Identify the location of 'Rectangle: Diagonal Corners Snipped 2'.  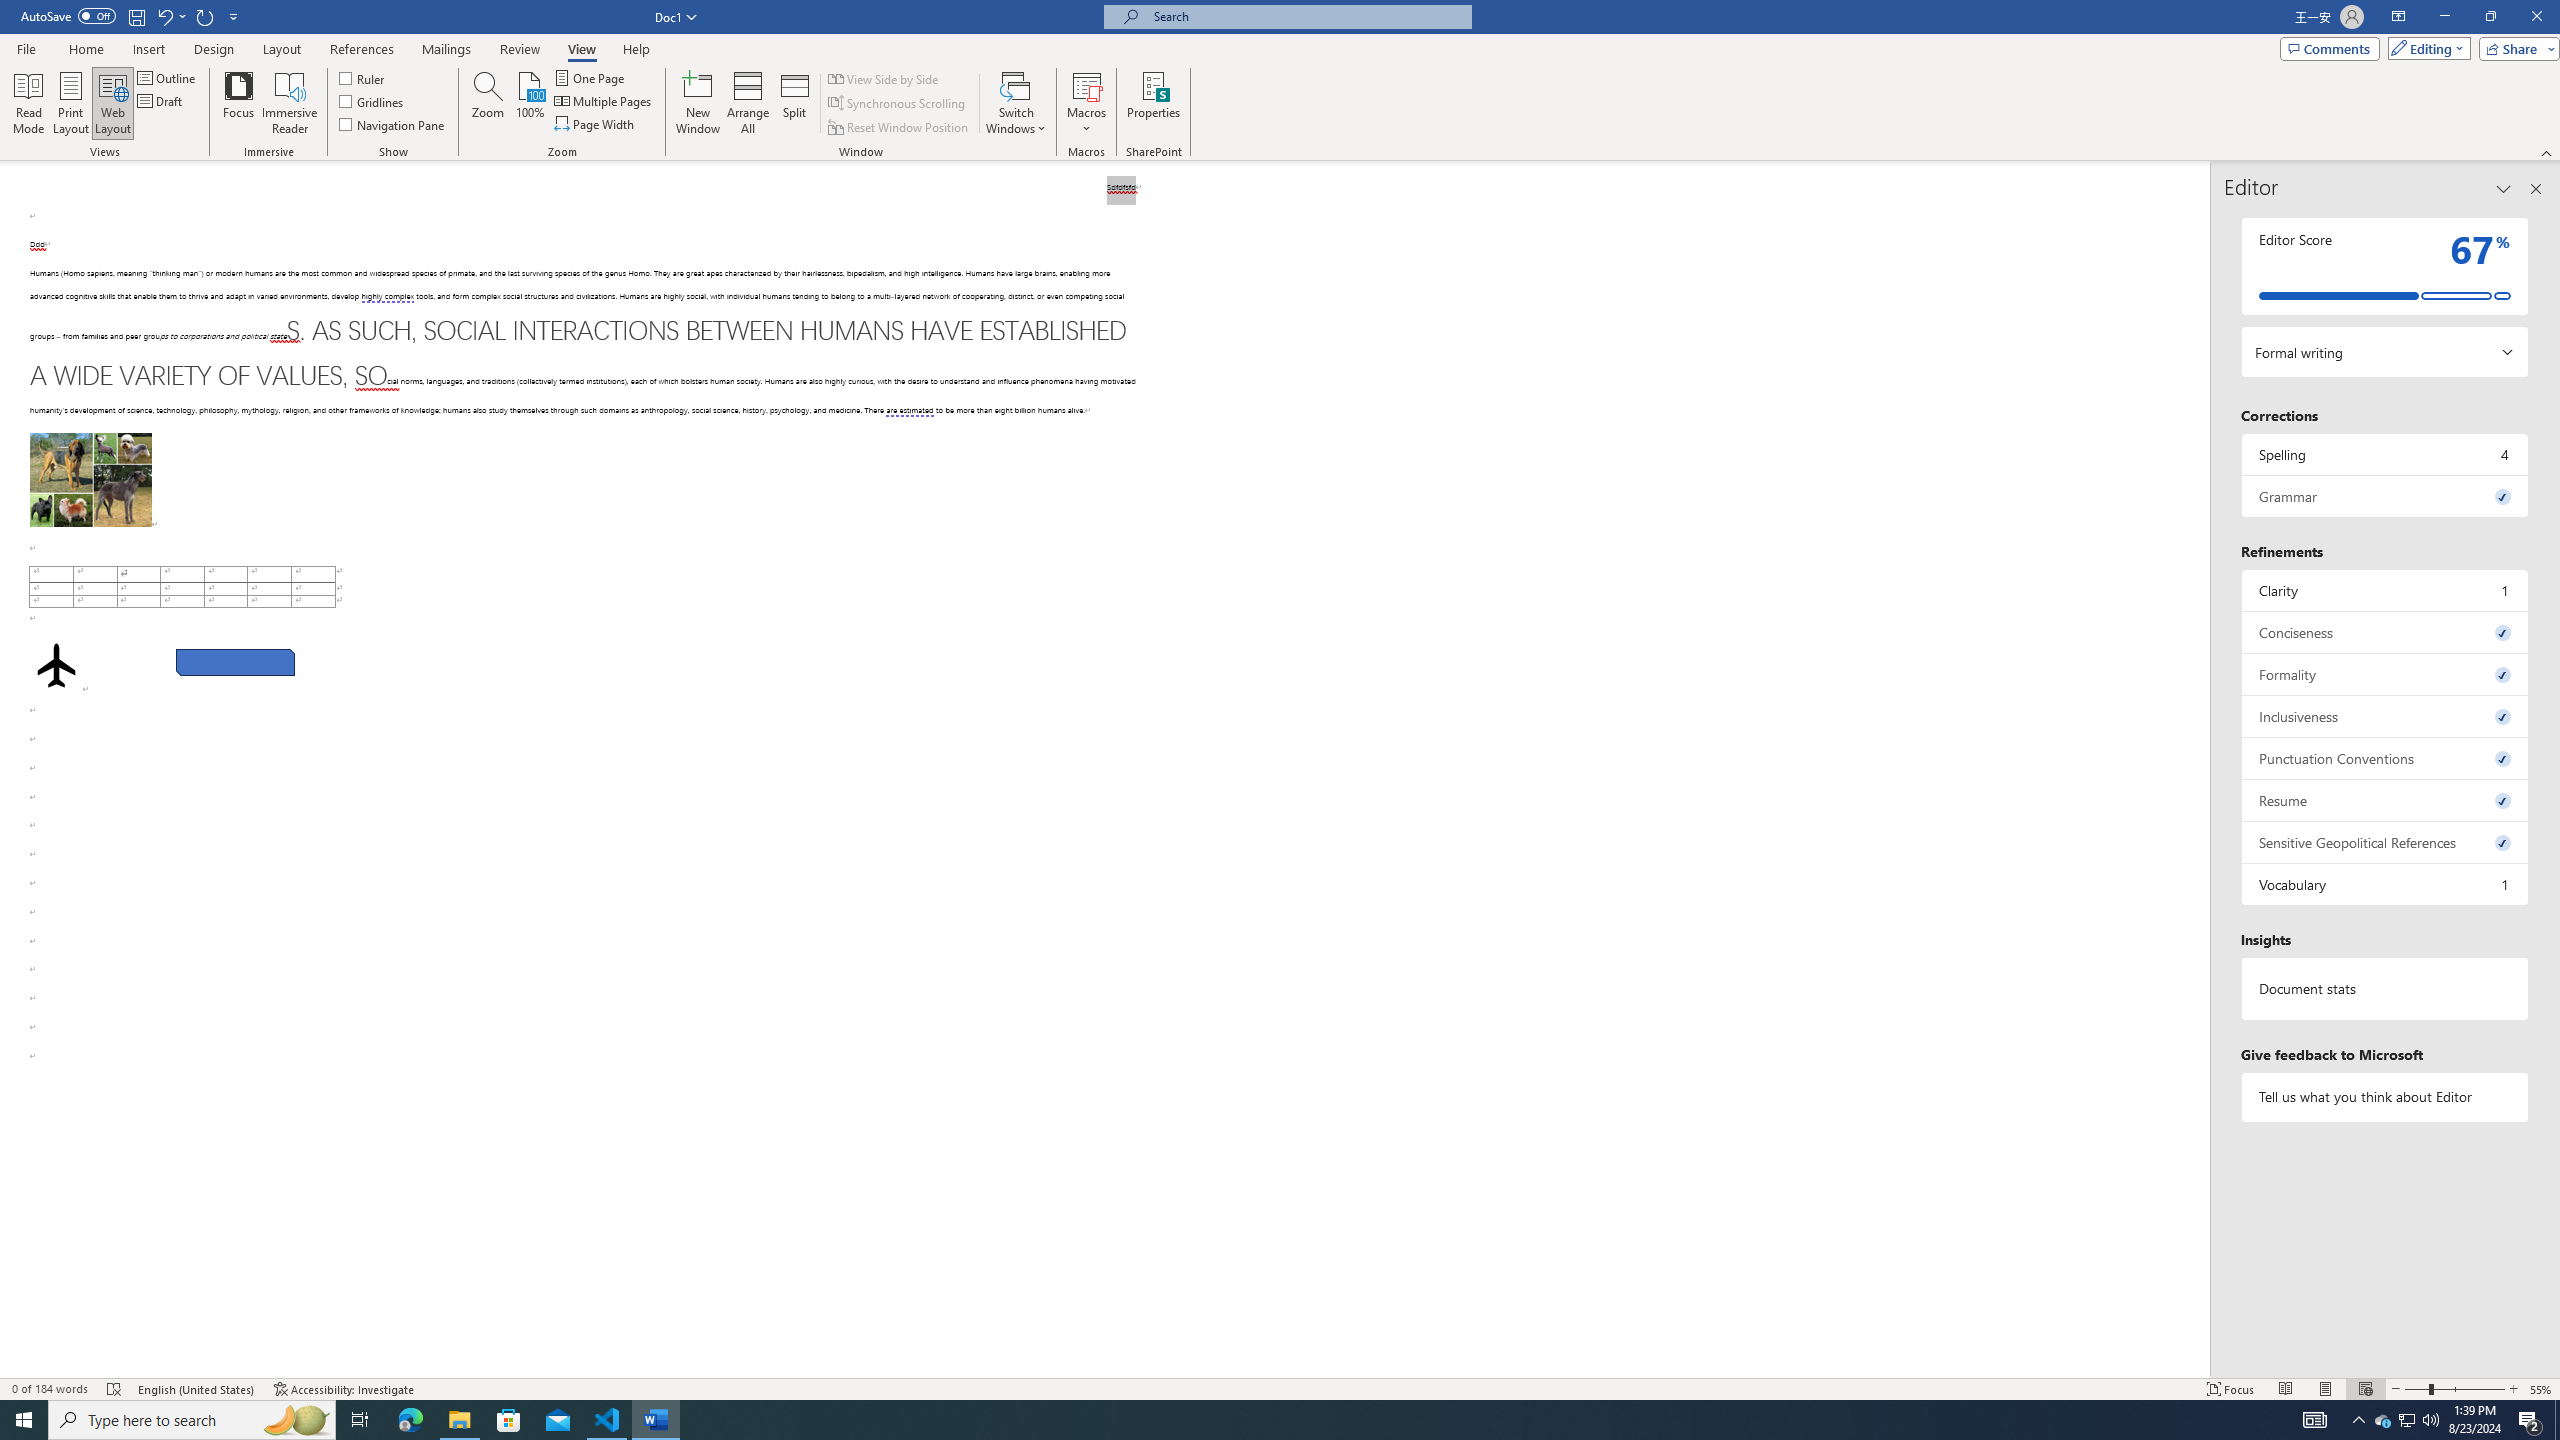
(235, 662).